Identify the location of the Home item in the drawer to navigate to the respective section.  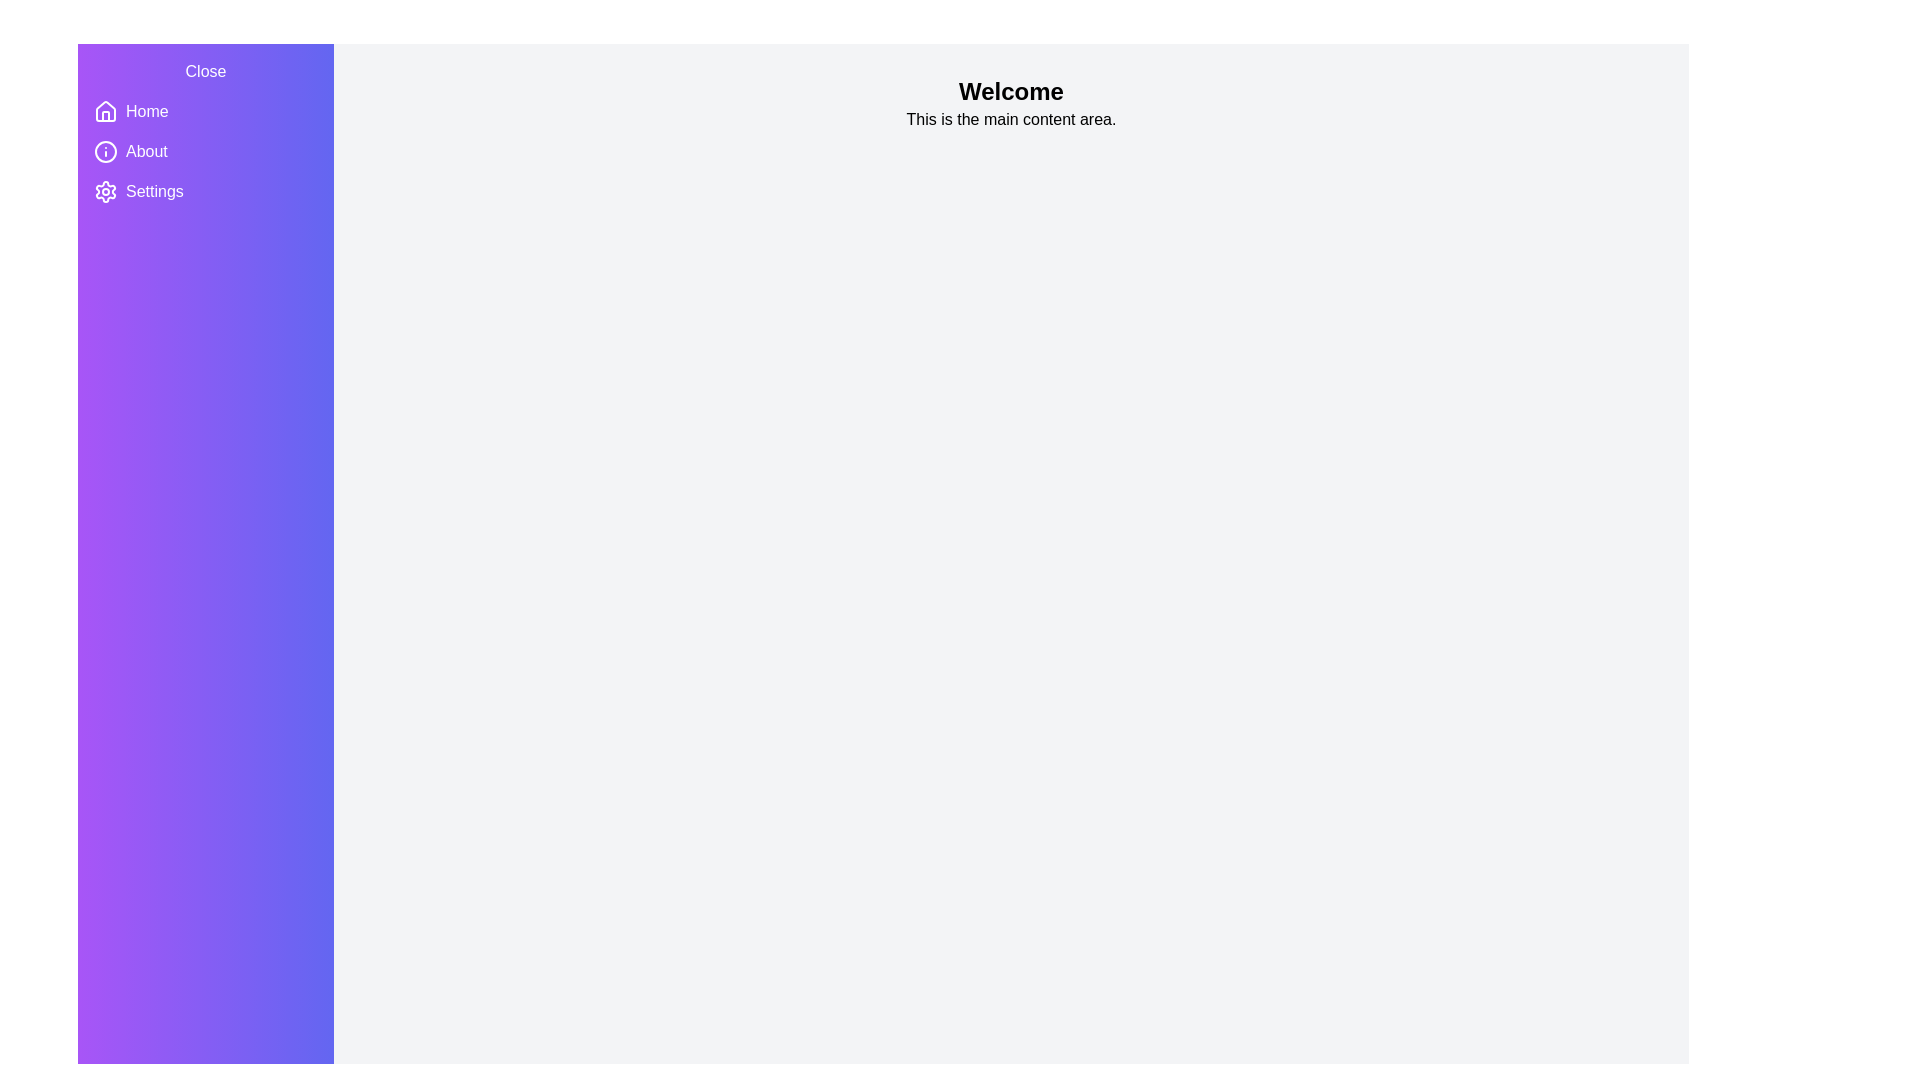
(146, 111).